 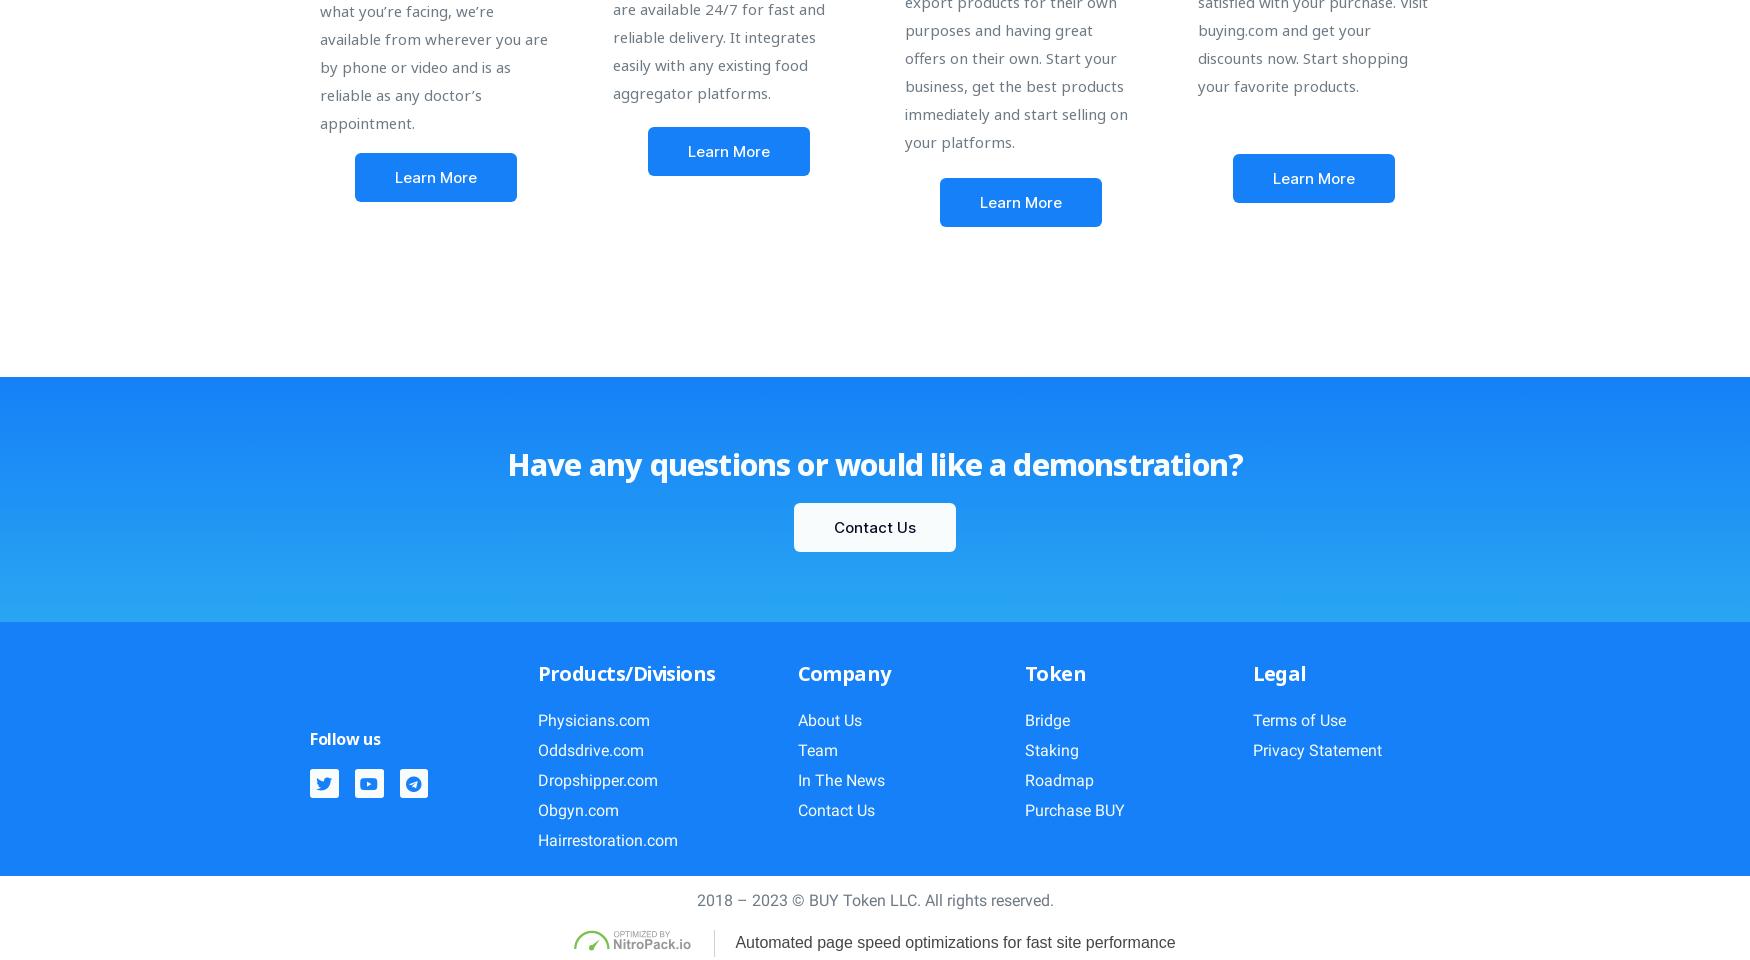 What do you see at coordinates (1054, 673) in the screenshot?
I see `'Token'` at bounding box center [1054, 673].